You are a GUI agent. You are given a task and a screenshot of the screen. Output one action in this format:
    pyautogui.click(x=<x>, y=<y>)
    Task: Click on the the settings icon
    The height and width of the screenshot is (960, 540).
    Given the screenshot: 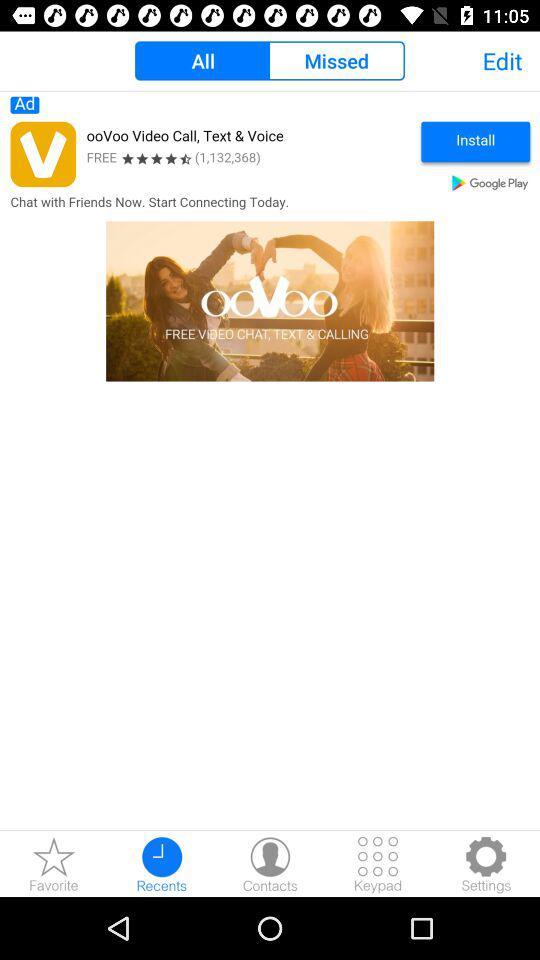 What is the action you would take?
    pyautogui.click(x=485, y=863)
    